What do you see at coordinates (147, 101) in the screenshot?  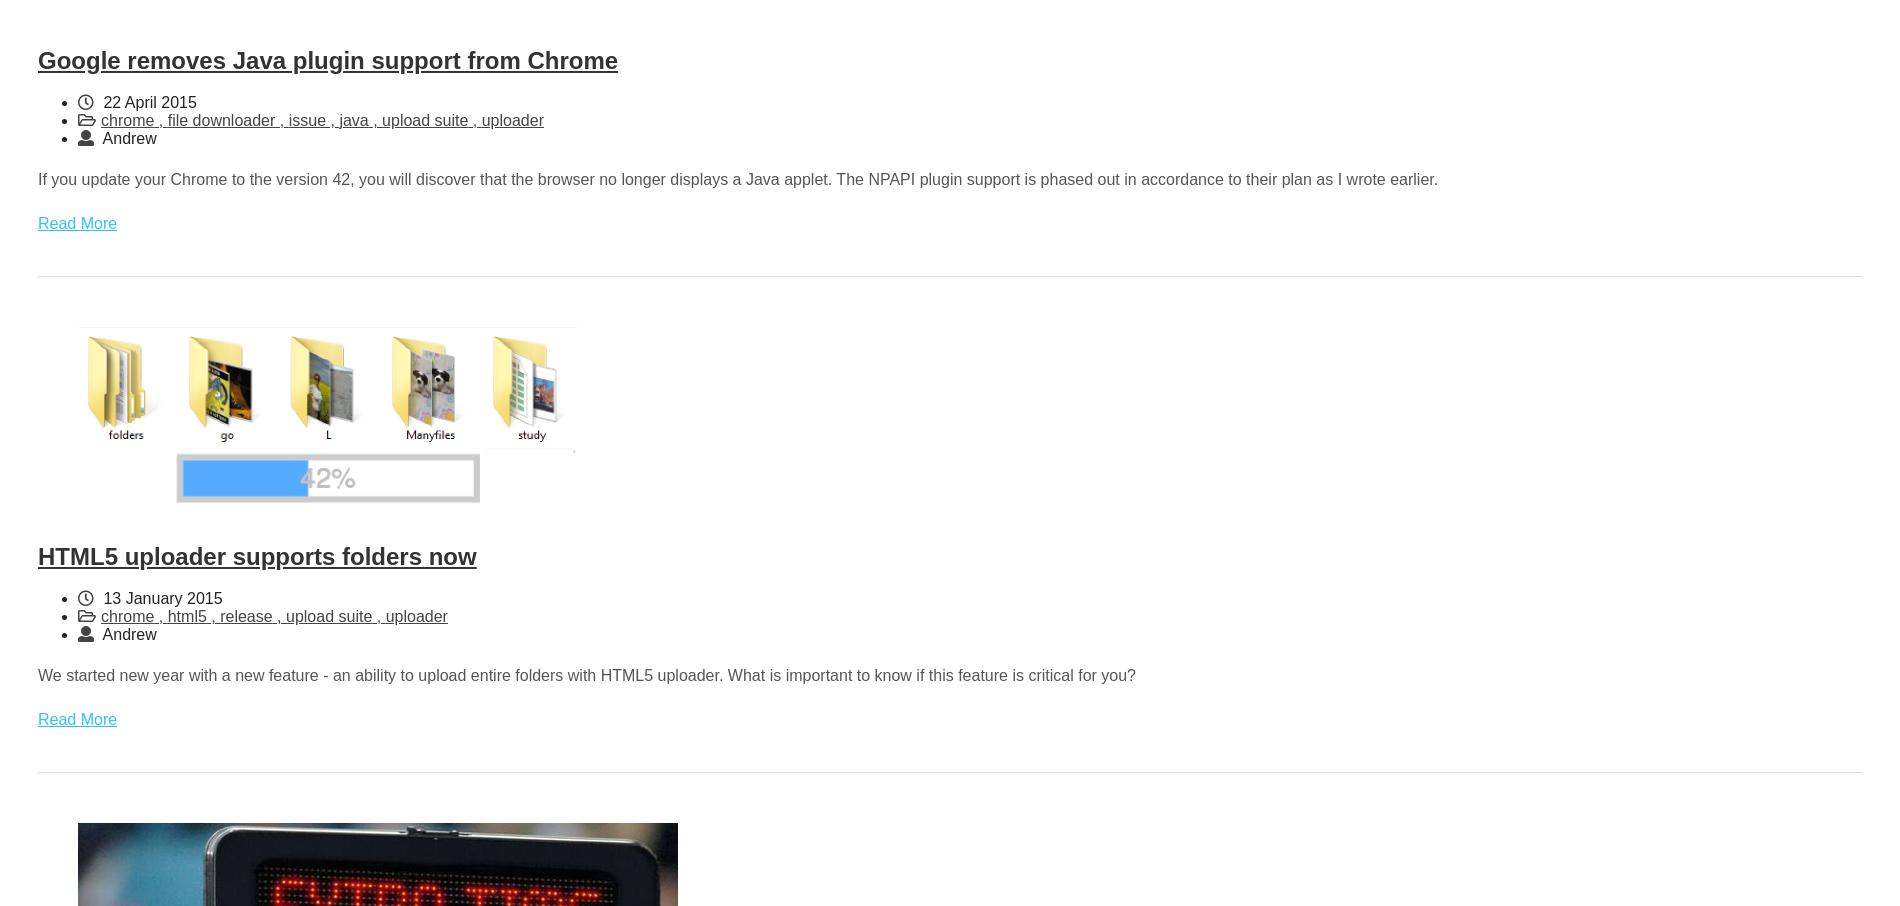 I see `'22 April 2015'` at bounding box center [147, 101].